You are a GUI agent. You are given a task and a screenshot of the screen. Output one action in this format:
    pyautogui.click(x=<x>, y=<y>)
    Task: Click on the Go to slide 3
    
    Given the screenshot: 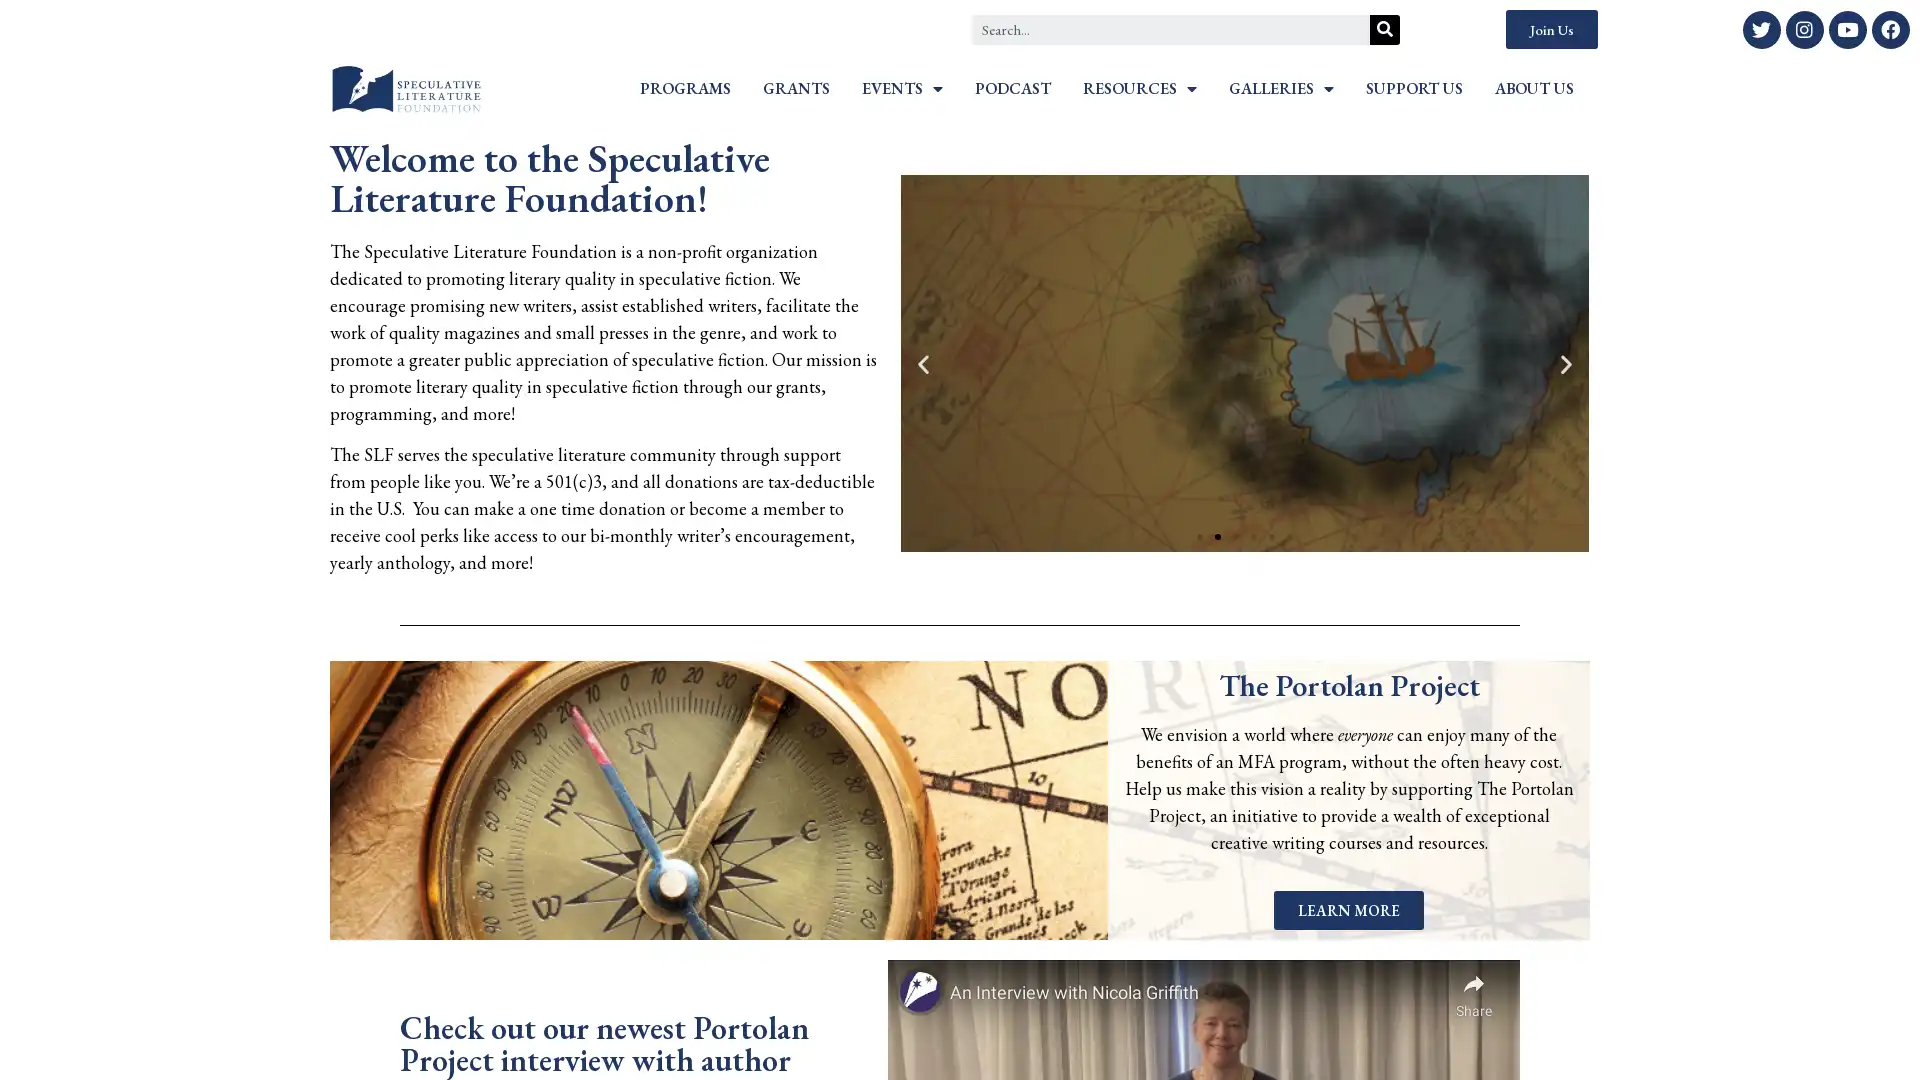 What is the action you would take?
    pyautogui.click(x=1235, y=535)
    